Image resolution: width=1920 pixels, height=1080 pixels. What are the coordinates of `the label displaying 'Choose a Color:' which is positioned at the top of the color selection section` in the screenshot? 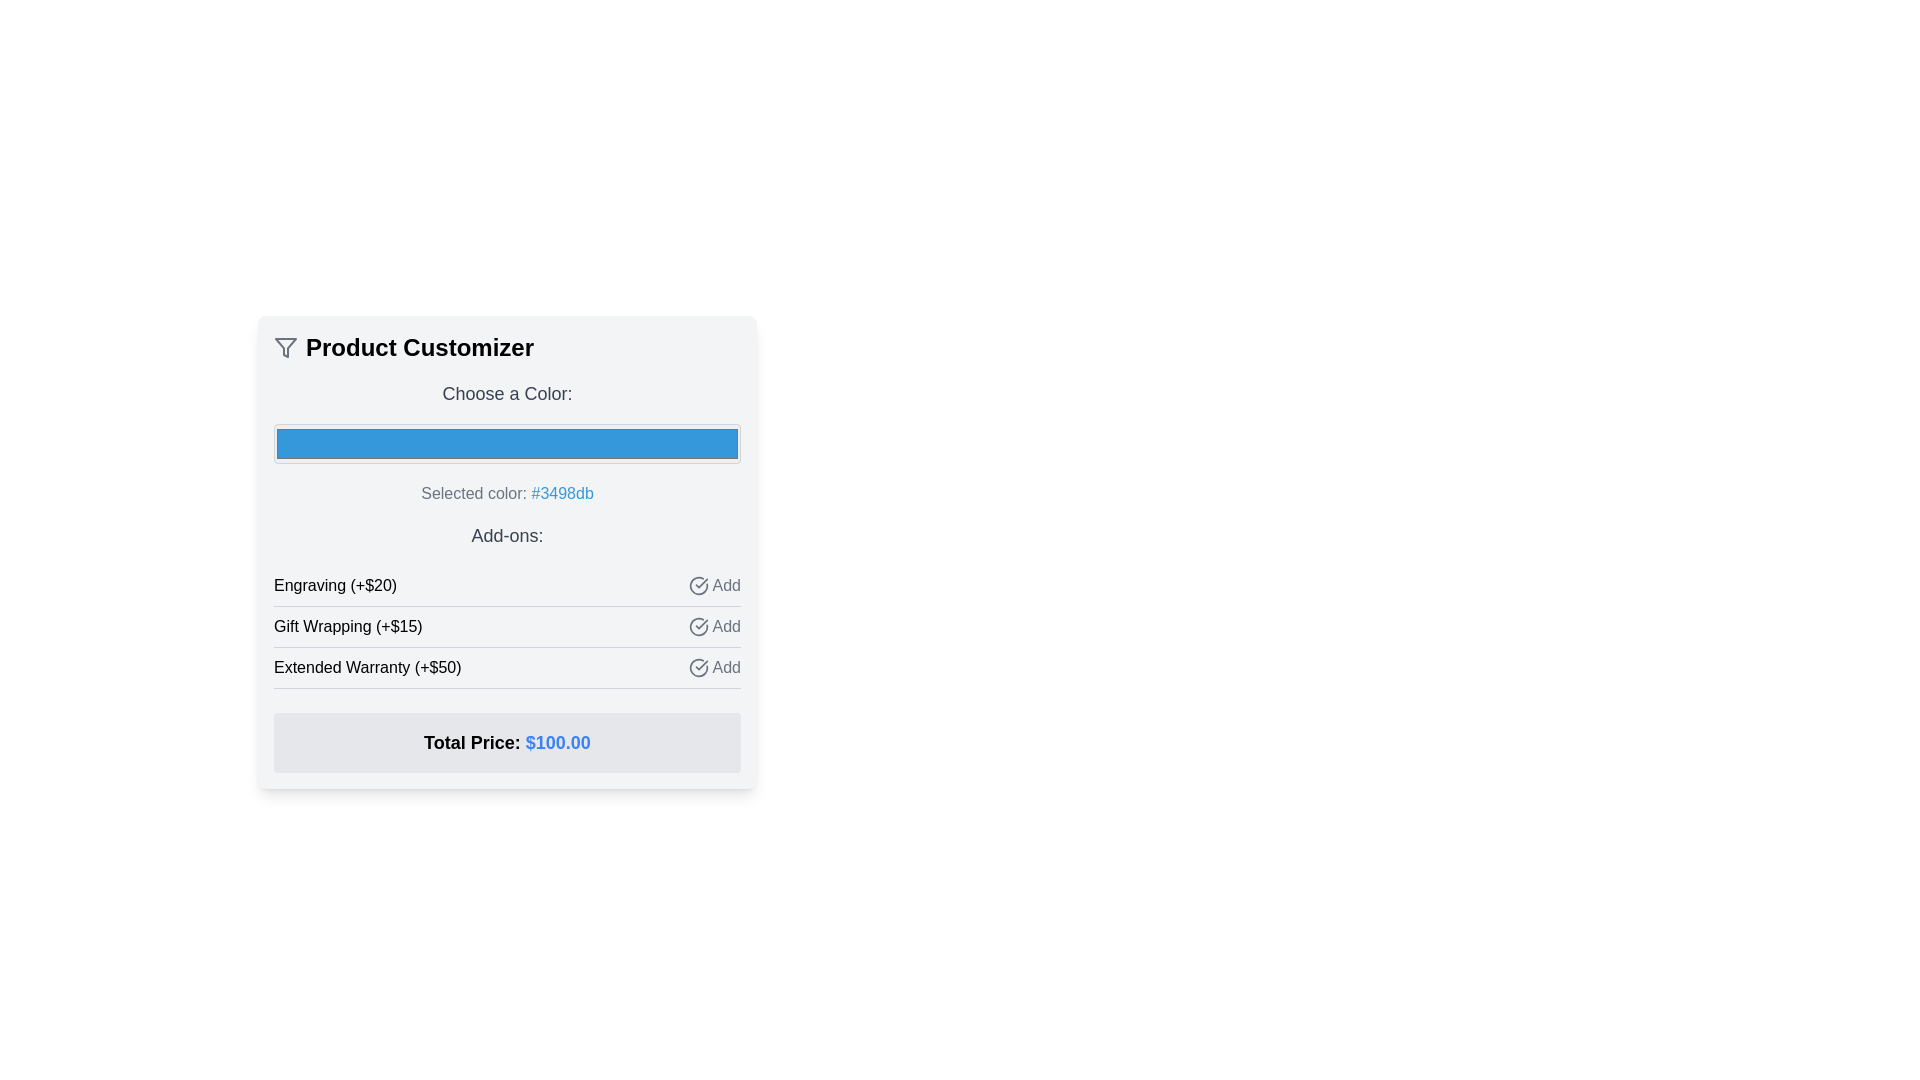 It's located at (507, 393).